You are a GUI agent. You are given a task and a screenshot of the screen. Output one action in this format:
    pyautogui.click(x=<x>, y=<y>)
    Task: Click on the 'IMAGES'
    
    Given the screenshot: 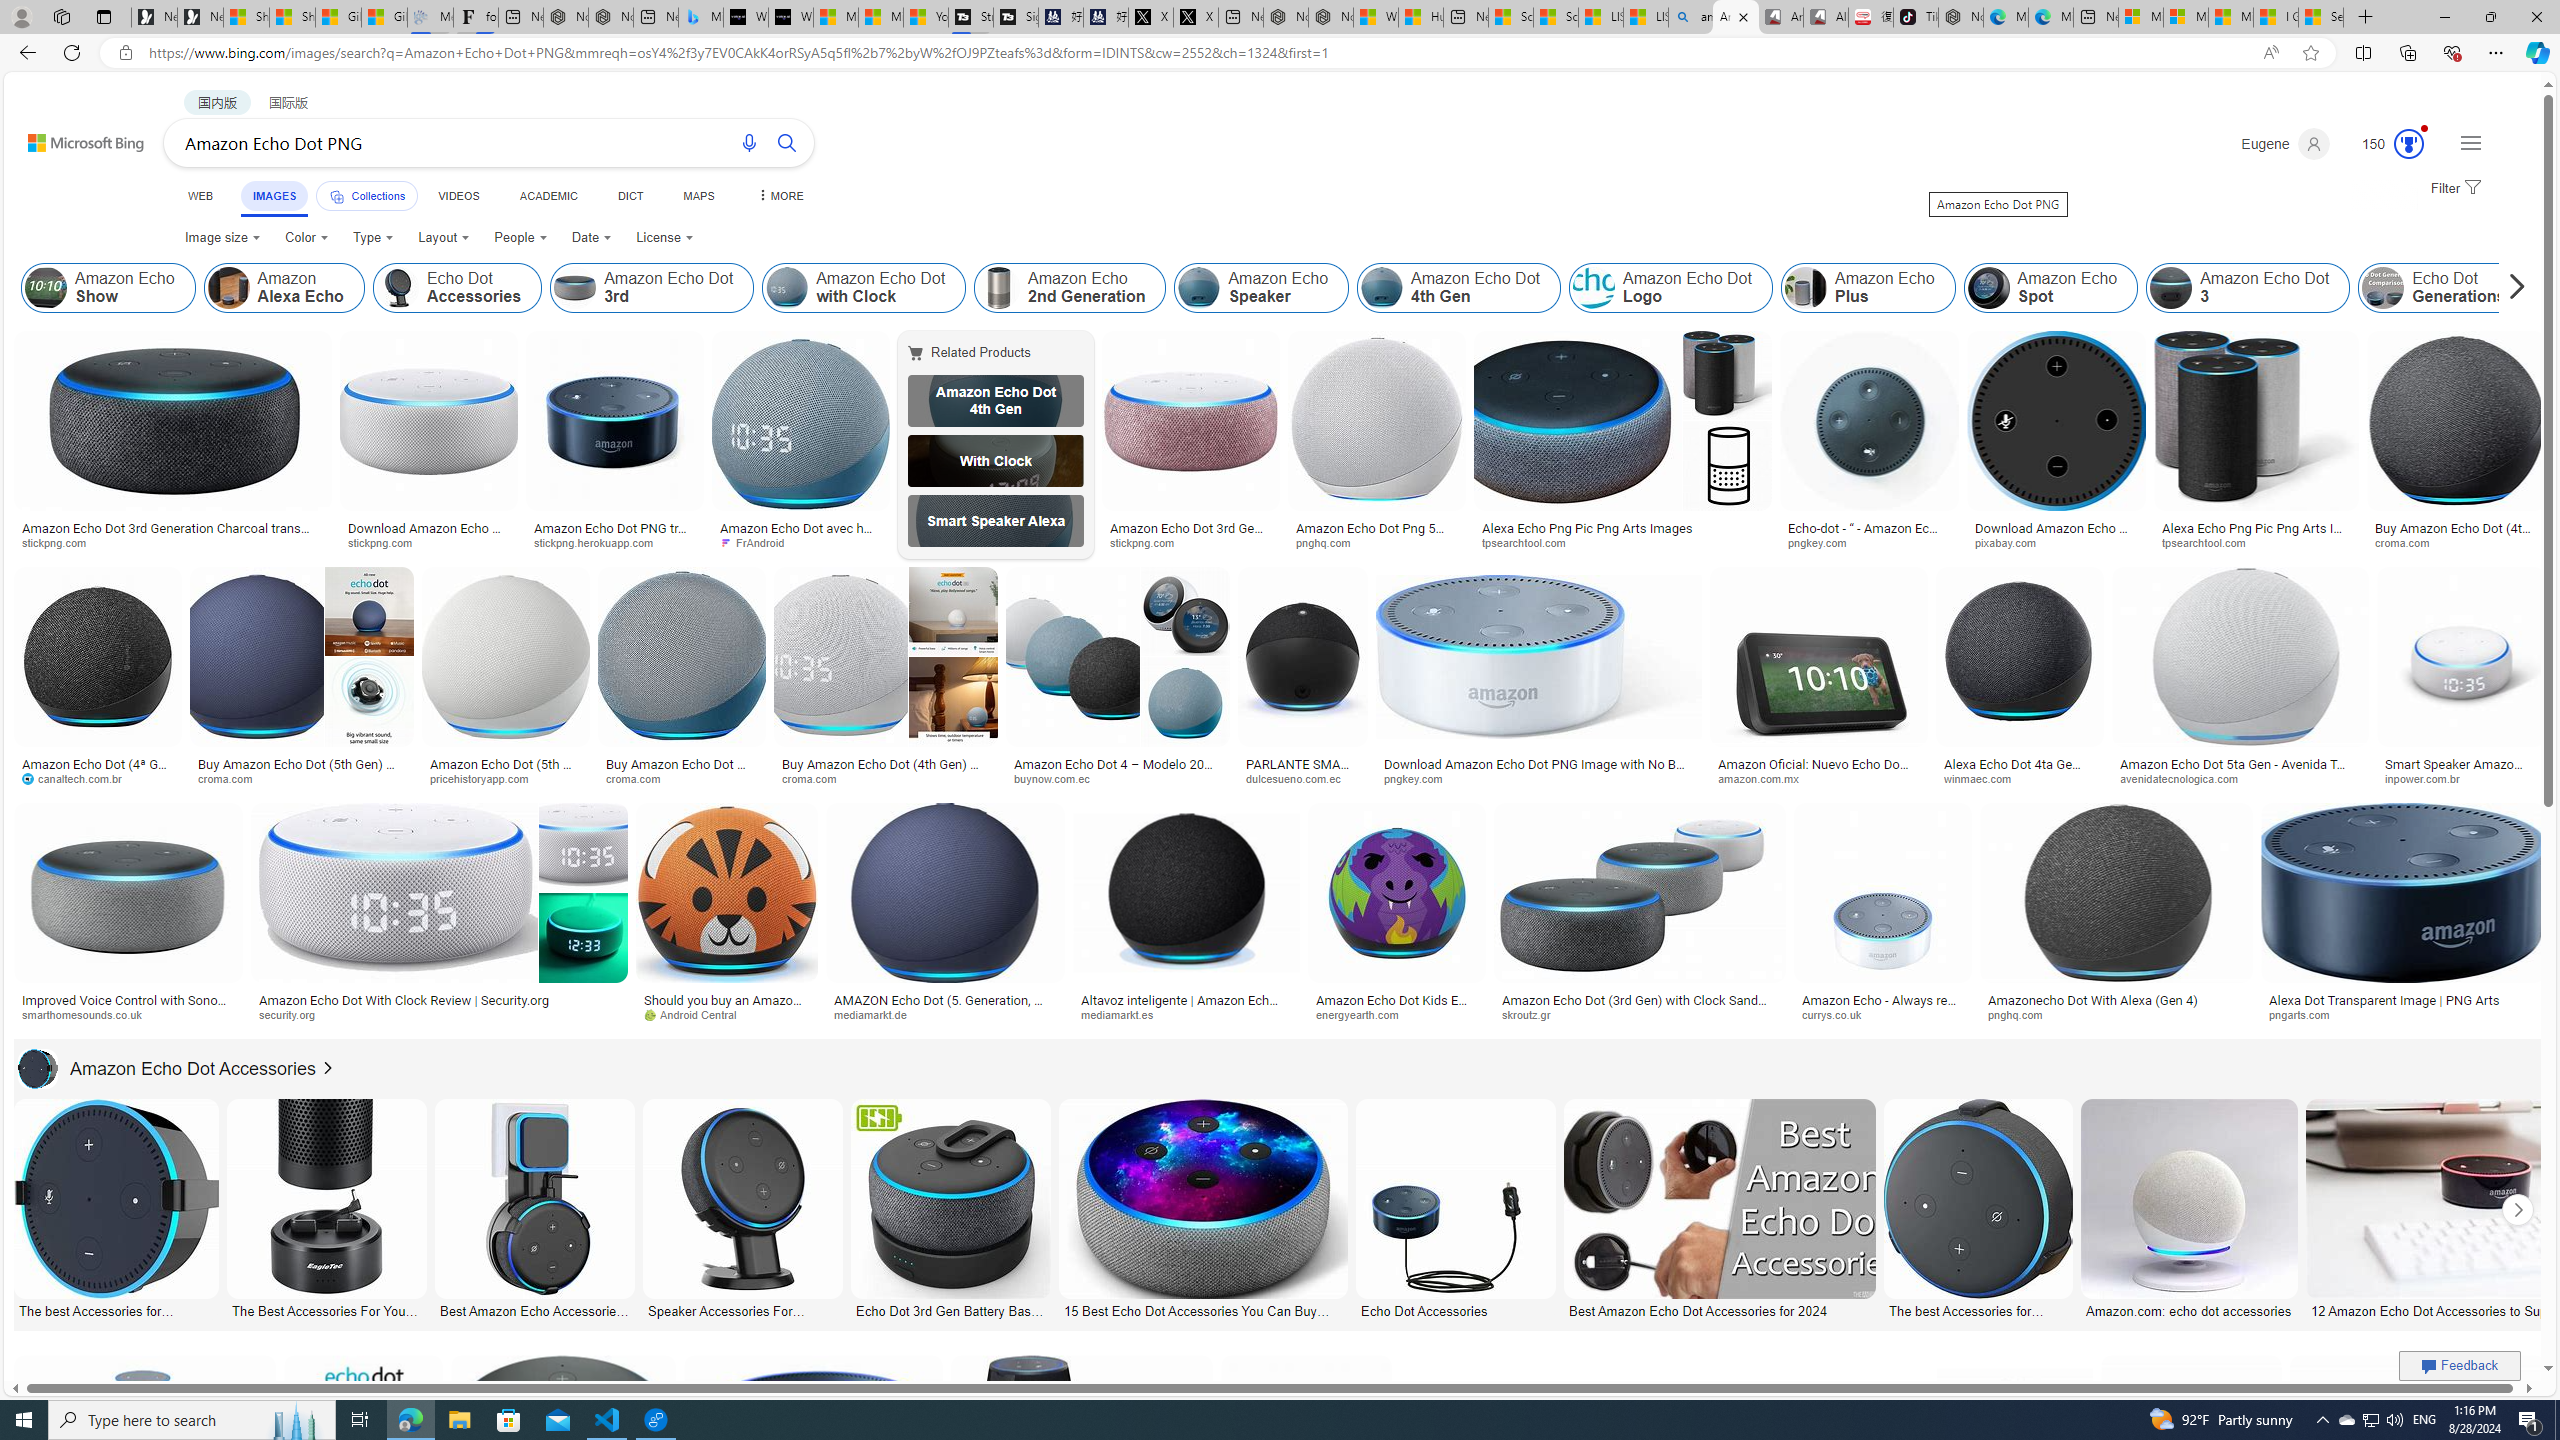 What is the action you would take?
    pyautogui.click(x=274, y=198)
    